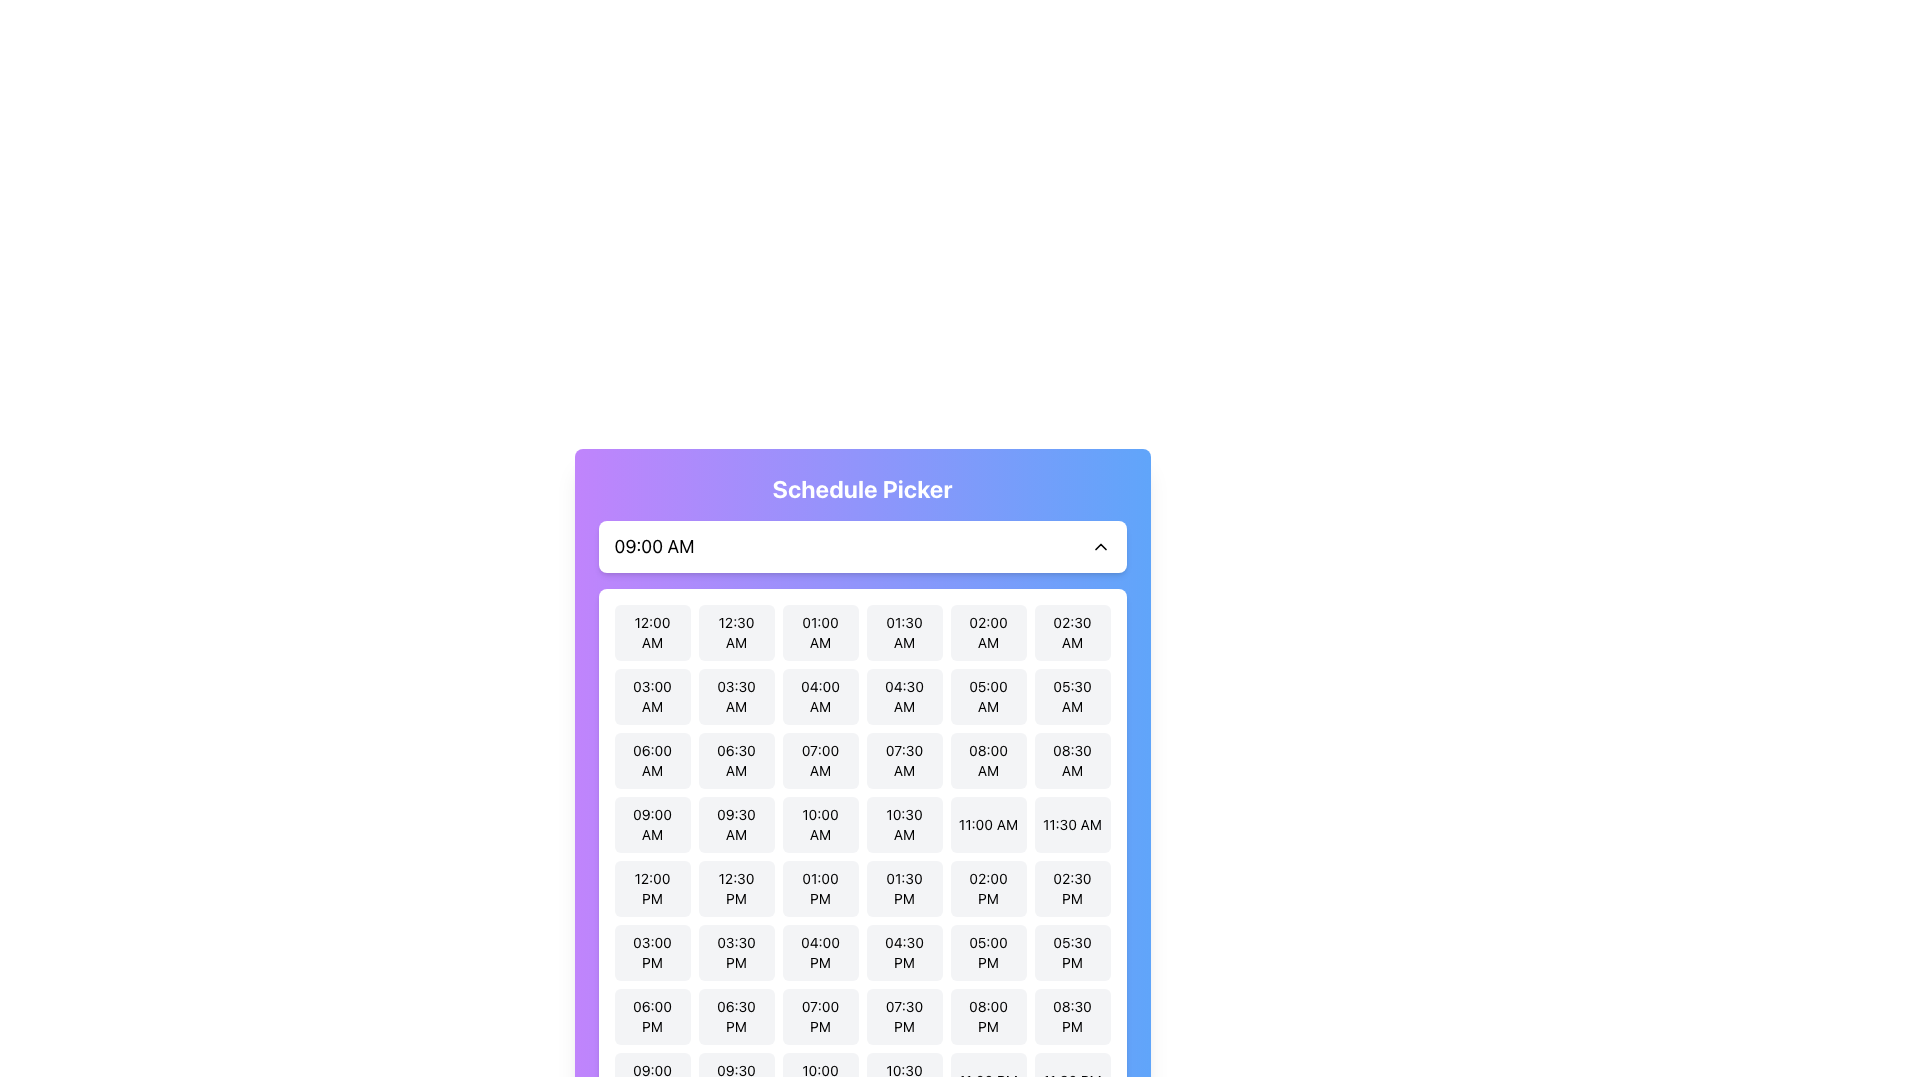 This screenshot has width=1920, height=1080. I want to click on the time selection button for '02:00 AM' located in the first row and fifth column of the scheduling interface, so click(988, 632).